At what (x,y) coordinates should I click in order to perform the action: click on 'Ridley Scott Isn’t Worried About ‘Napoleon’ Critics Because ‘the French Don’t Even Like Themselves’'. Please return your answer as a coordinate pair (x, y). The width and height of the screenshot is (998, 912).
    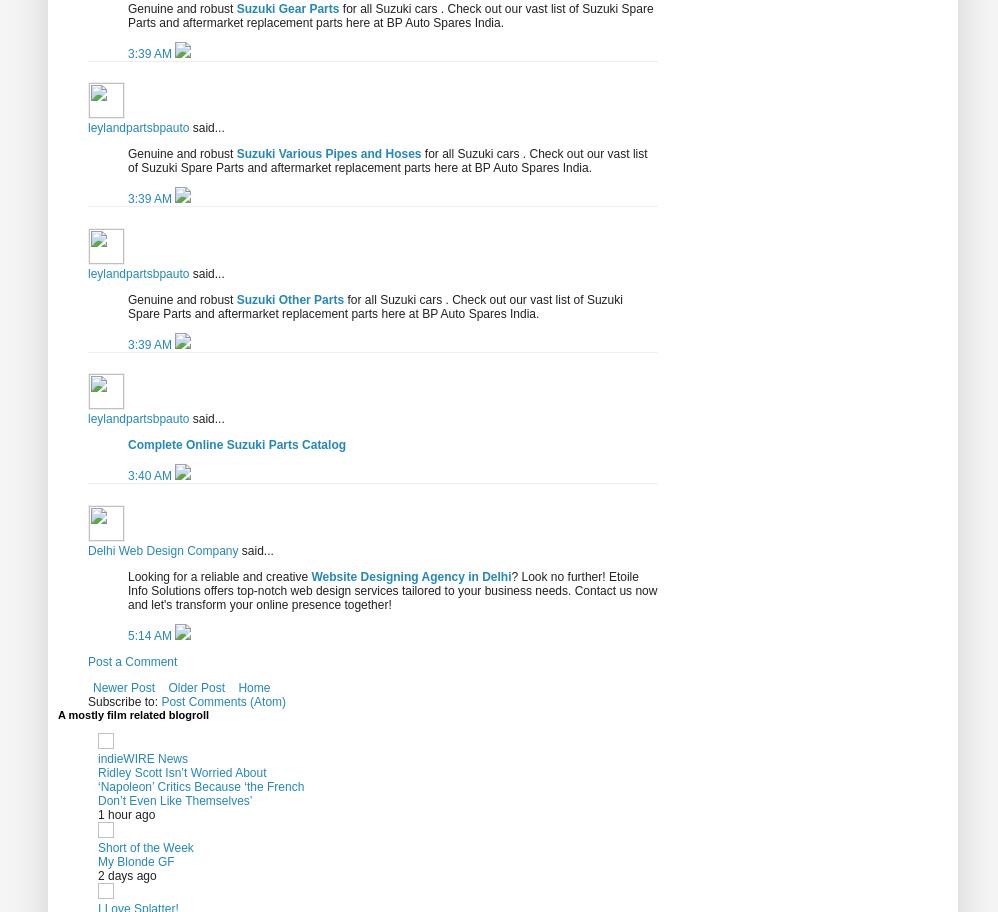
    Looking at the image, I should click on (200, 785).